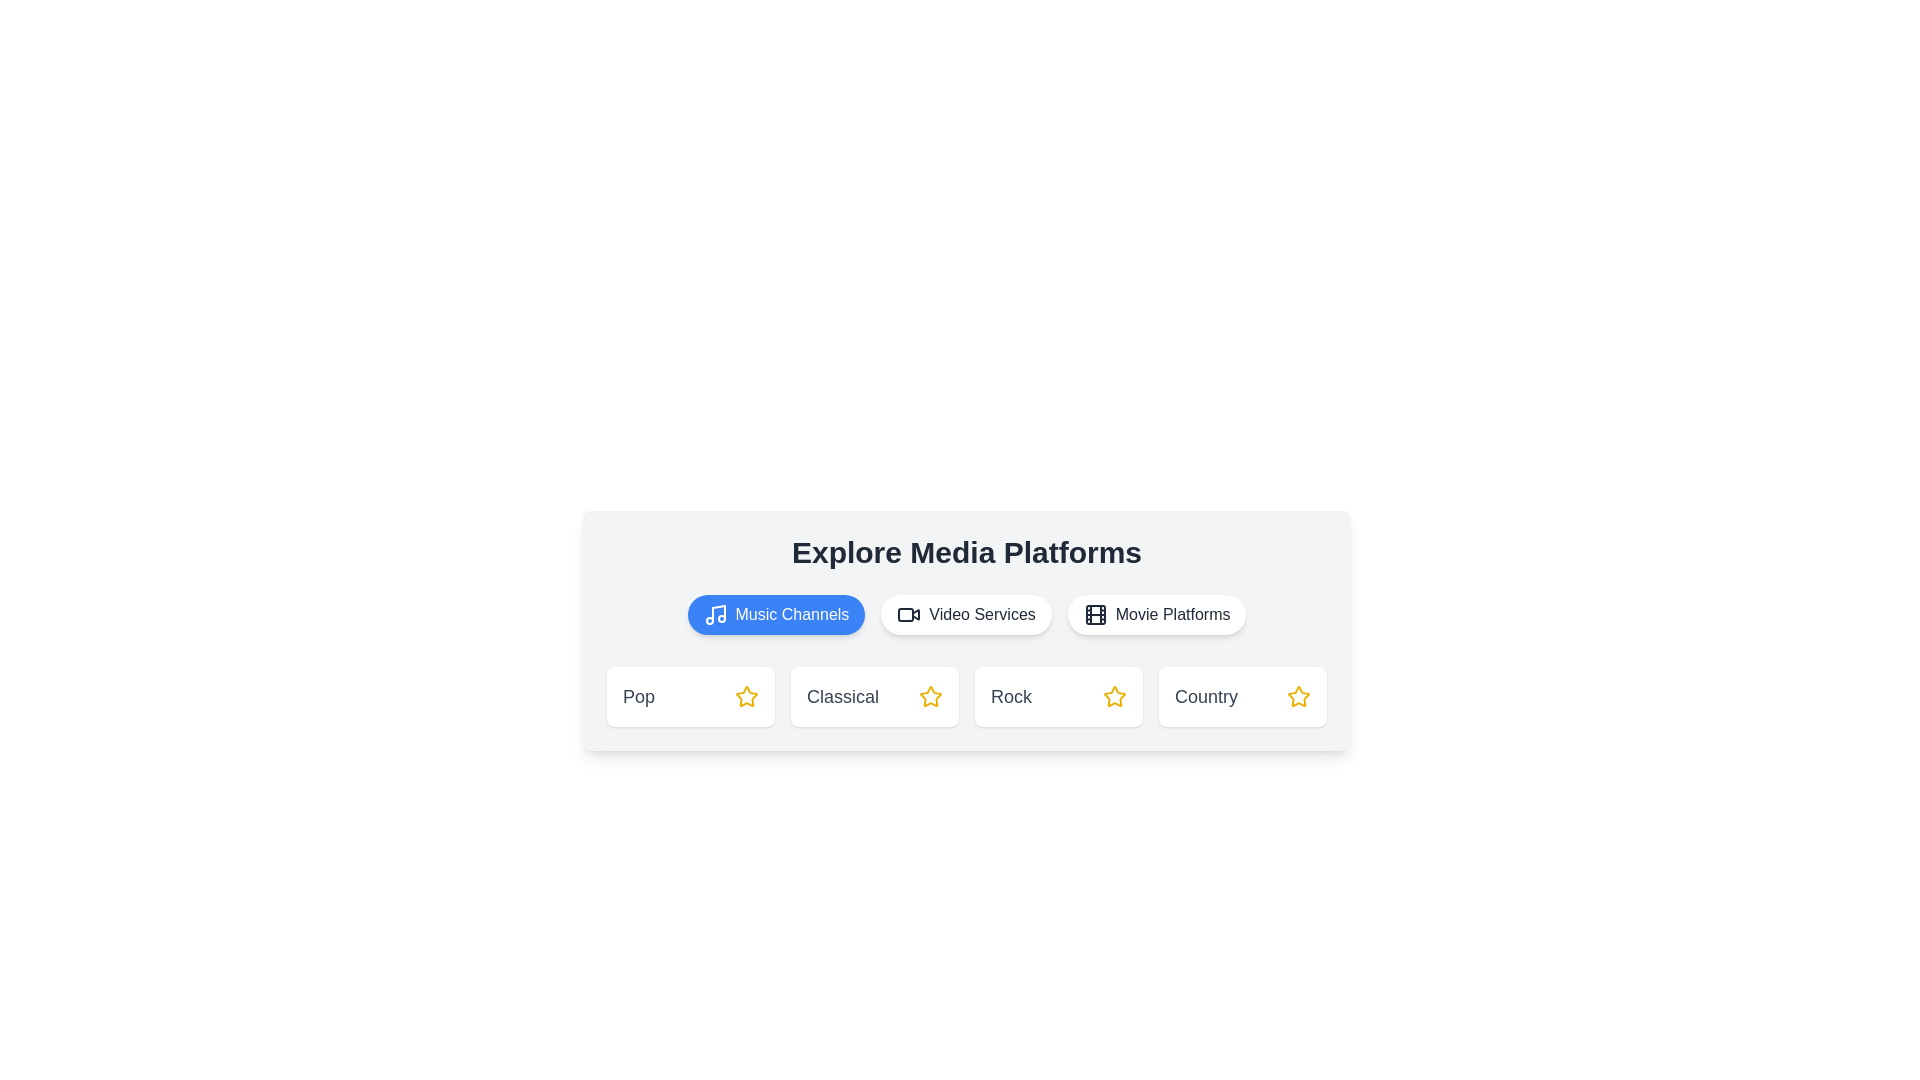  What do you see at coordinates (1299, 696) in the screenshot?
I see `the star icon next to the 'Country' label` at bounding box center [1299, 696].